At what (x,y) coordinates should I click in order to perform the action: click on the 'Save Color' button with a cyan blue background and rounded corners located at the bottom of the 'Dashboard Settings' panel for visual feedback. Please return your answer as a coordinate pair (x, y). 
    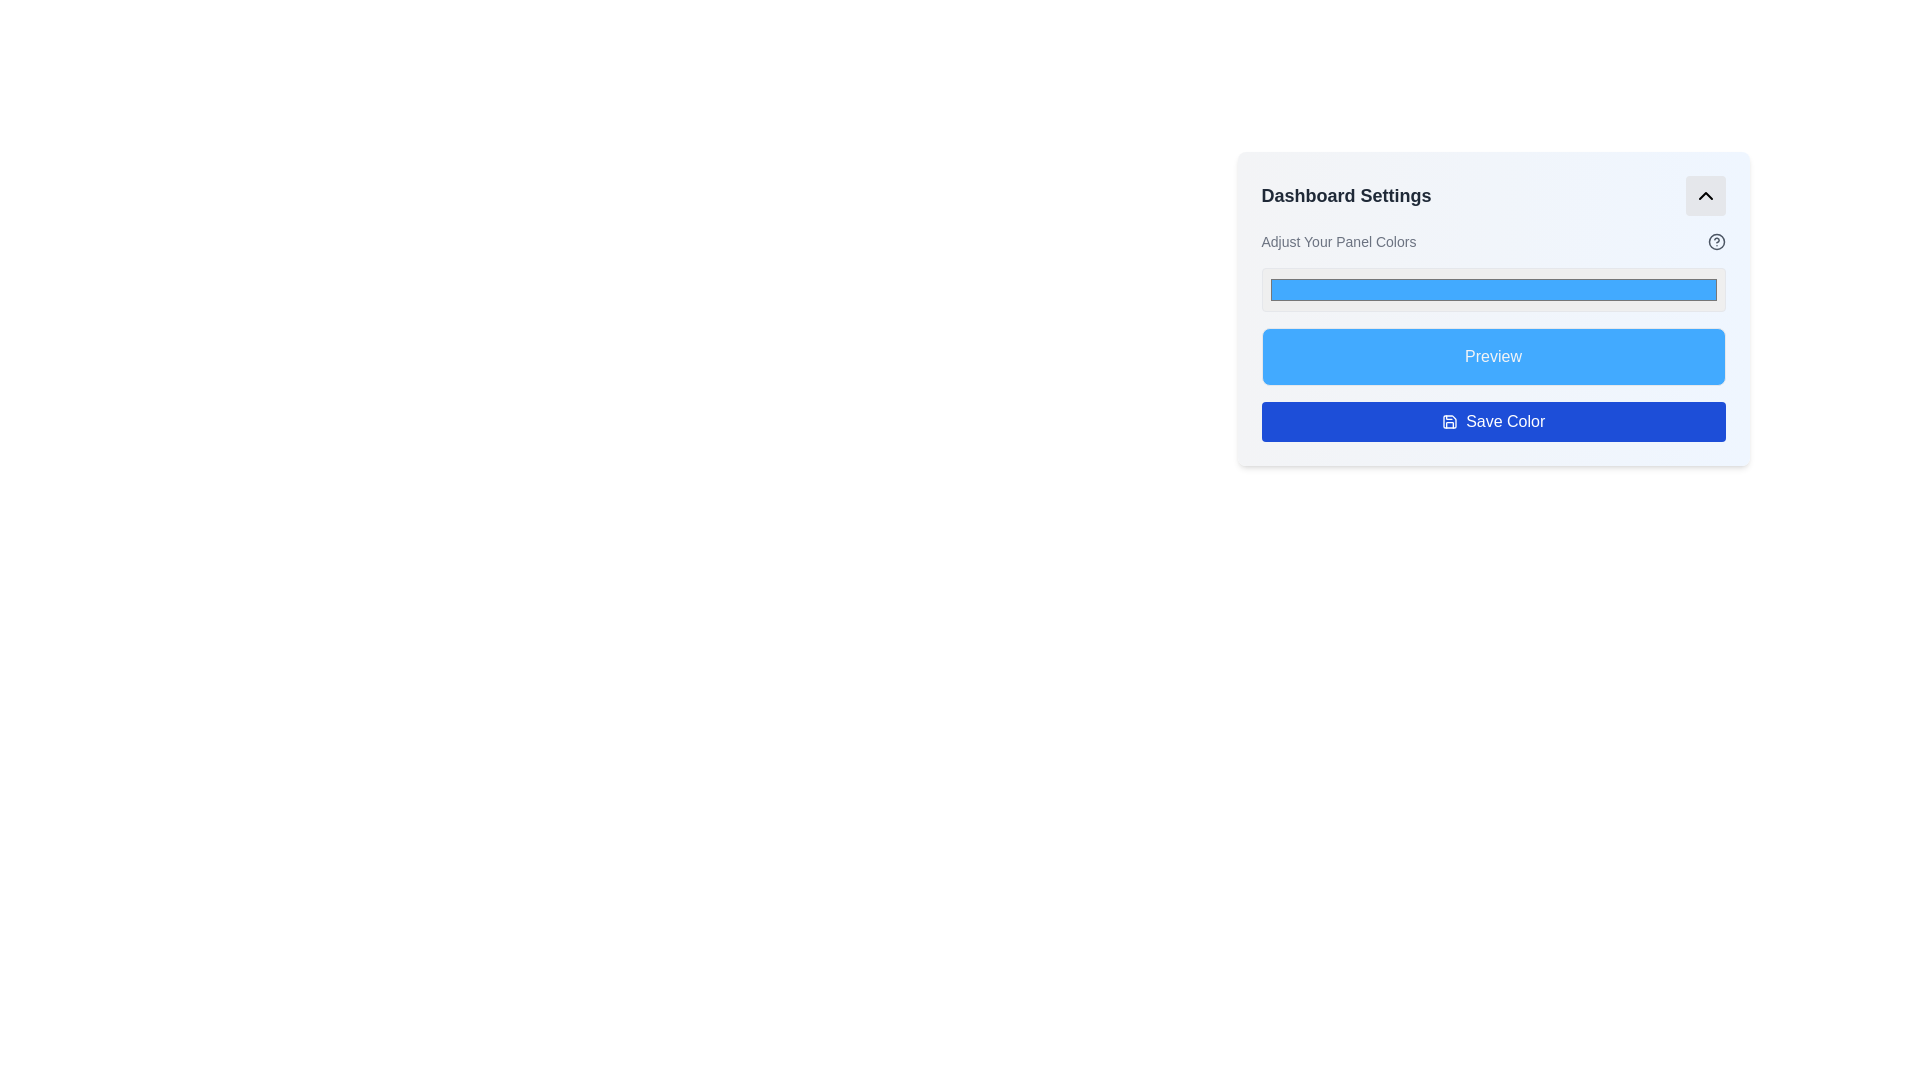
    Looking at the image, I should click on (1493, 420).